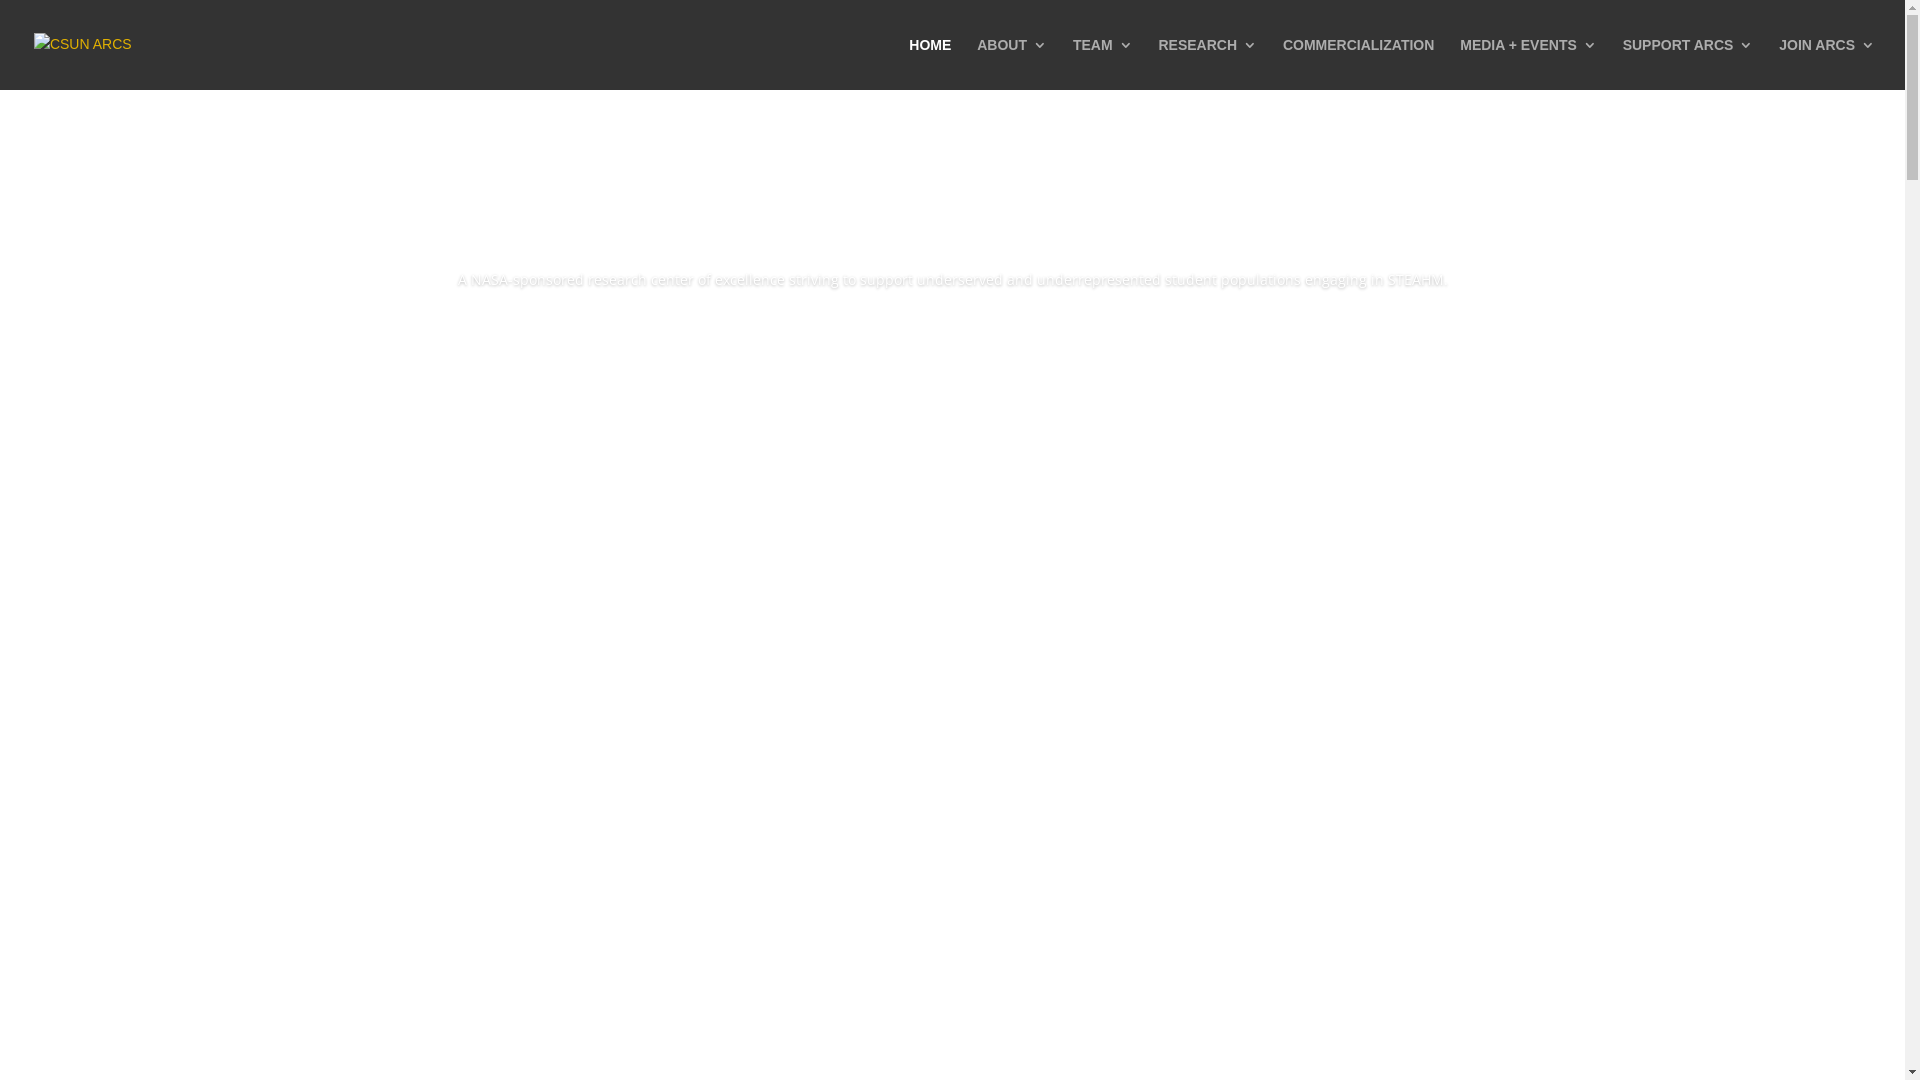 The width and height of the screenshot is (1920, 1080). What do you see at coordinates (951, 335) in the screenshot?
I see `'LEARN MORE'` at bounding box center [951, 335].